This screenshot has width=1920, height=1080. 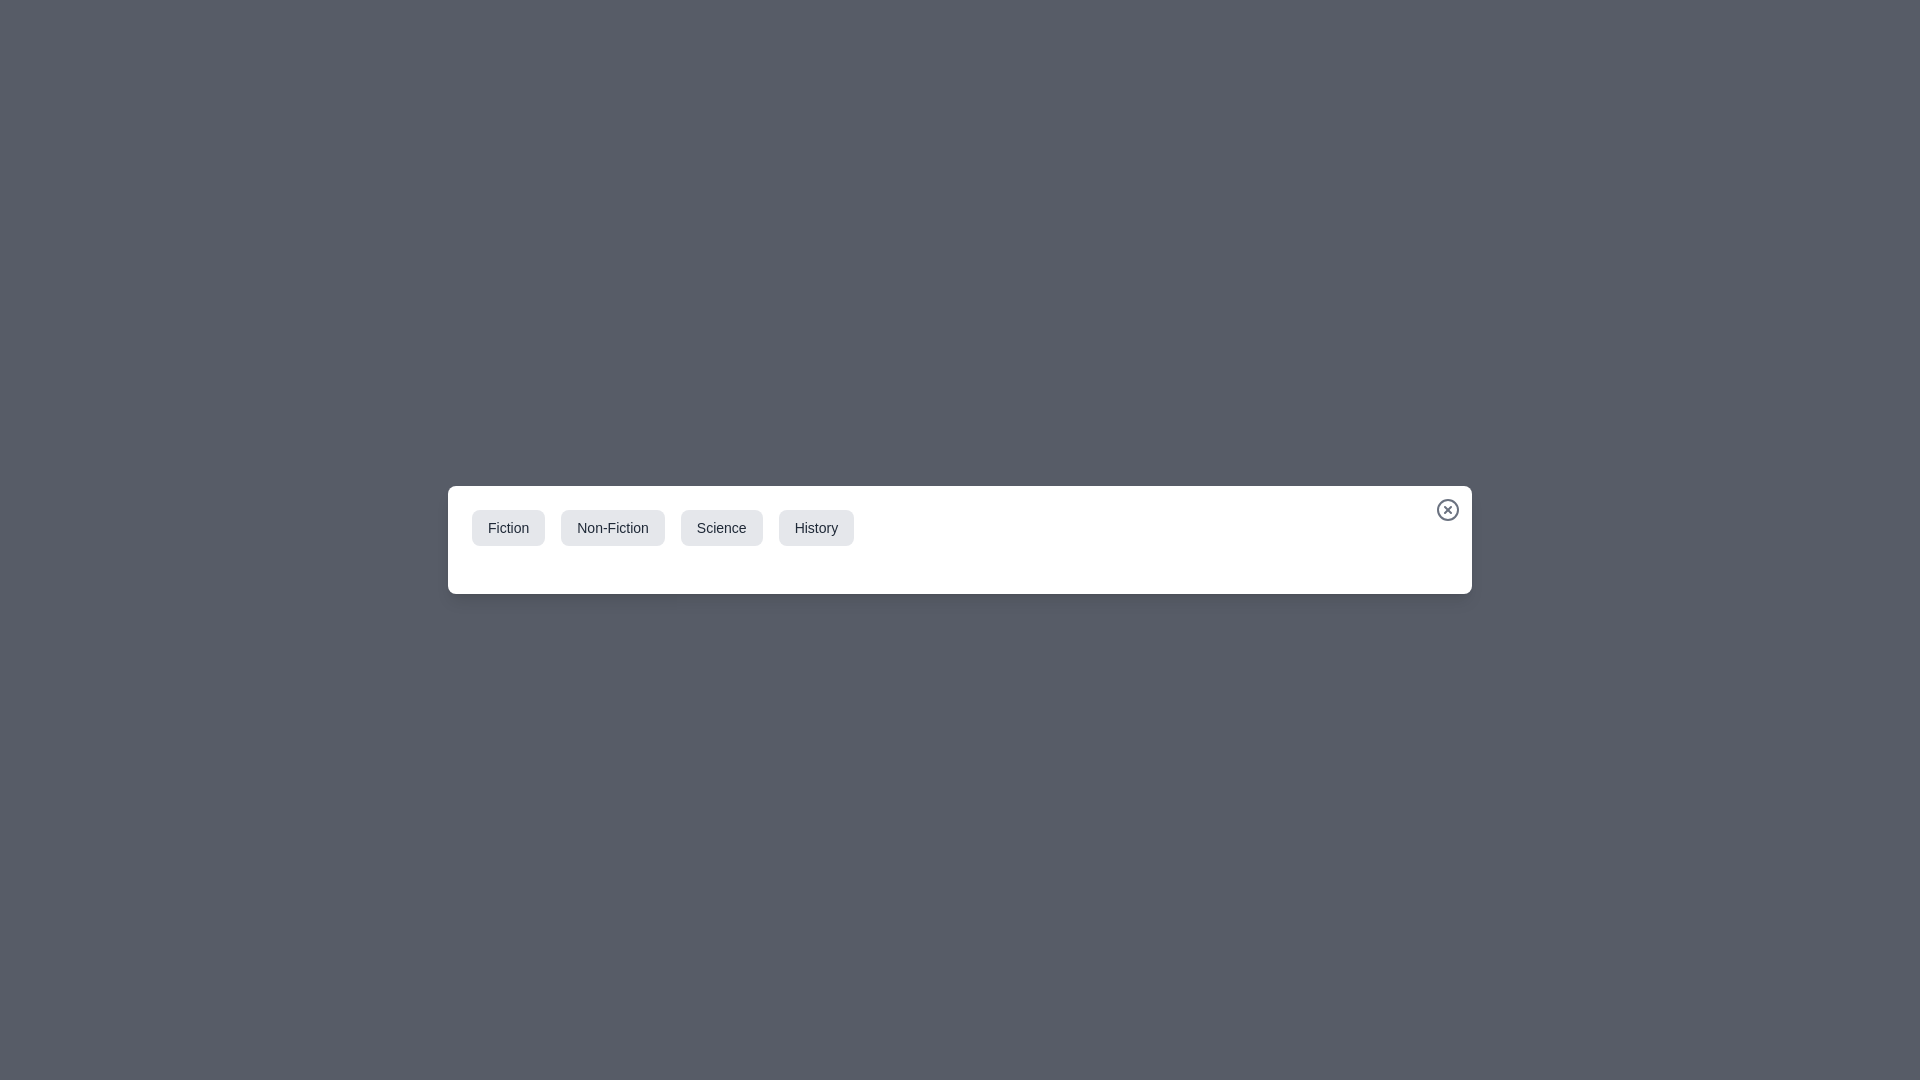 What do you see at coordinates (612, 527) in the screenshot?
I see `the Non-Fiction tab` at bounding box center [612, 527].